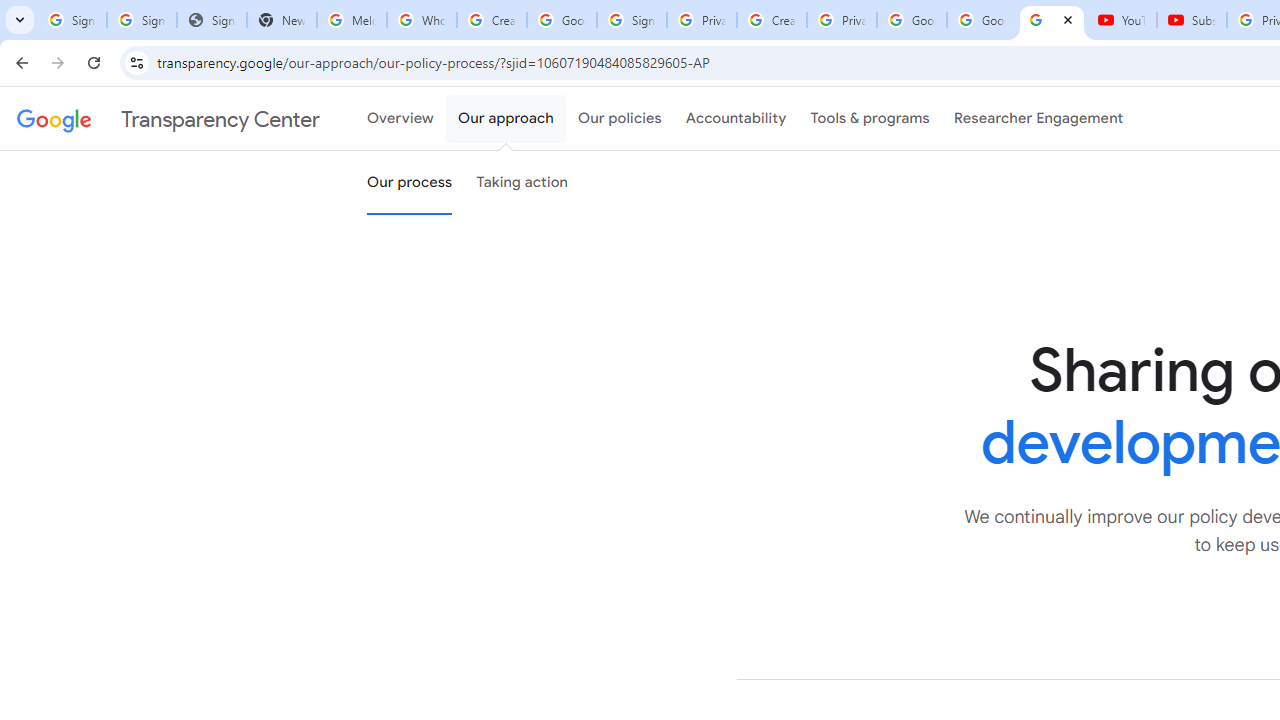 The height and width of the screenshot is (720, 1280). I want to click on 'Sign in - Google Accounts', so click(630, 20).